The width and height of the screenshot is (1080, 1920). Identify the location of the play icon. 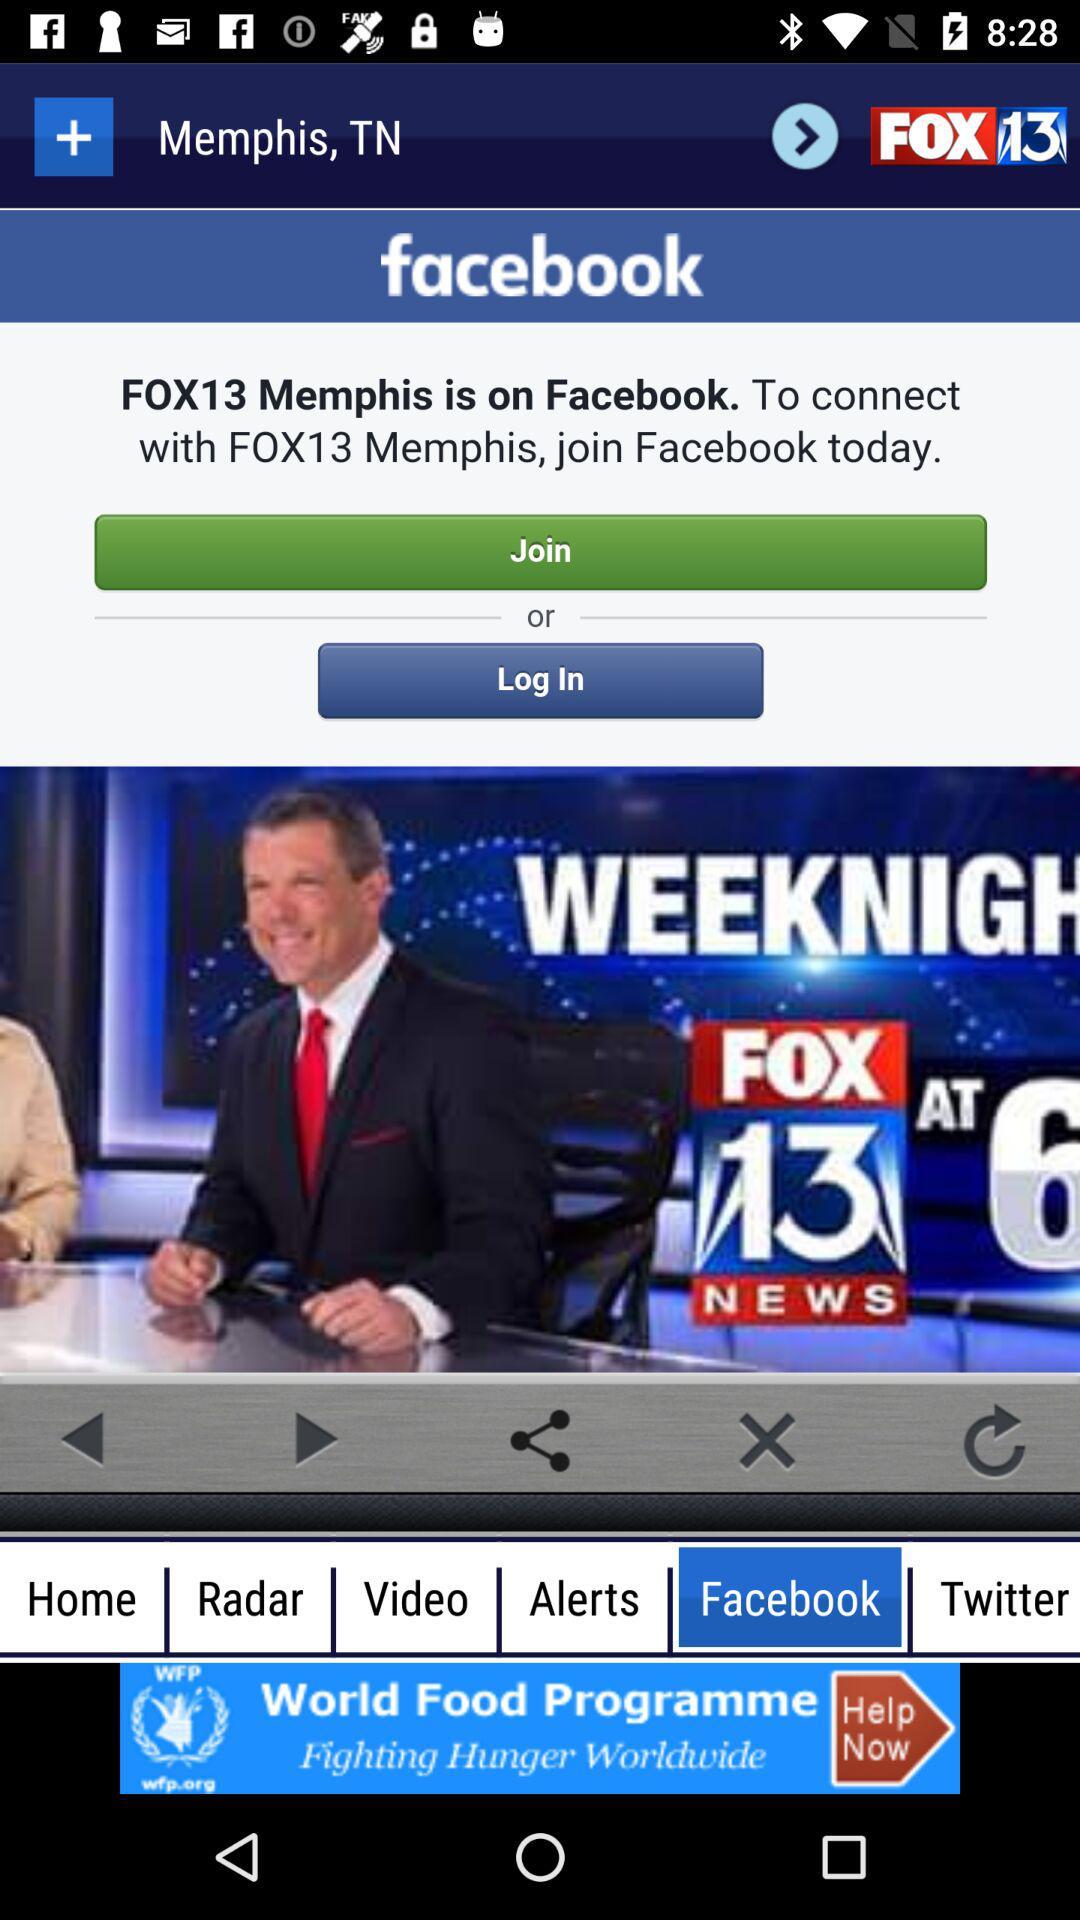
(312, 1440).